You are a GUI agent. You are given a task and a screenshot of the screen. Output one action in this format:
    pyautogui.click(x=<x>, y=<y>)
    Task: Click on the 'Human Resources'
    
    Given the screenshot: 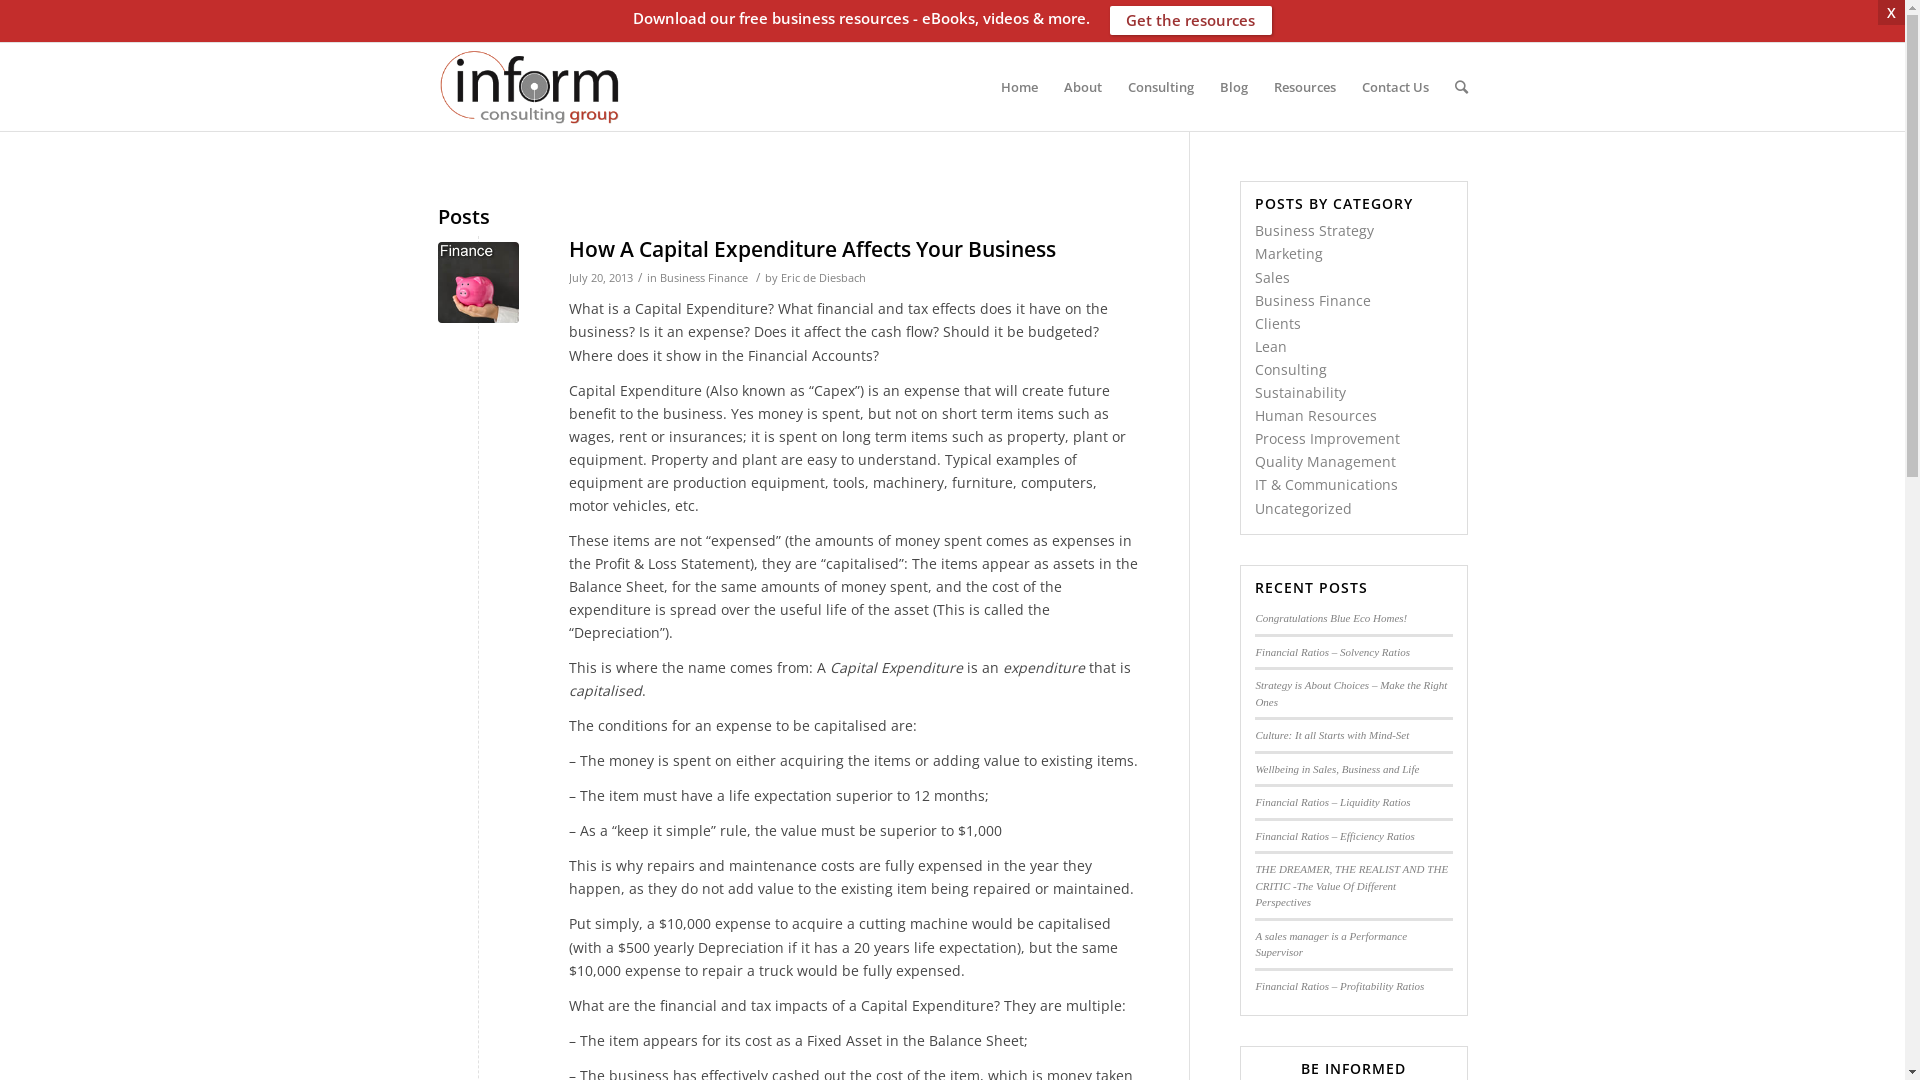 What is the action you would take?
    pyautogui.click(x=1253, y=414)
    